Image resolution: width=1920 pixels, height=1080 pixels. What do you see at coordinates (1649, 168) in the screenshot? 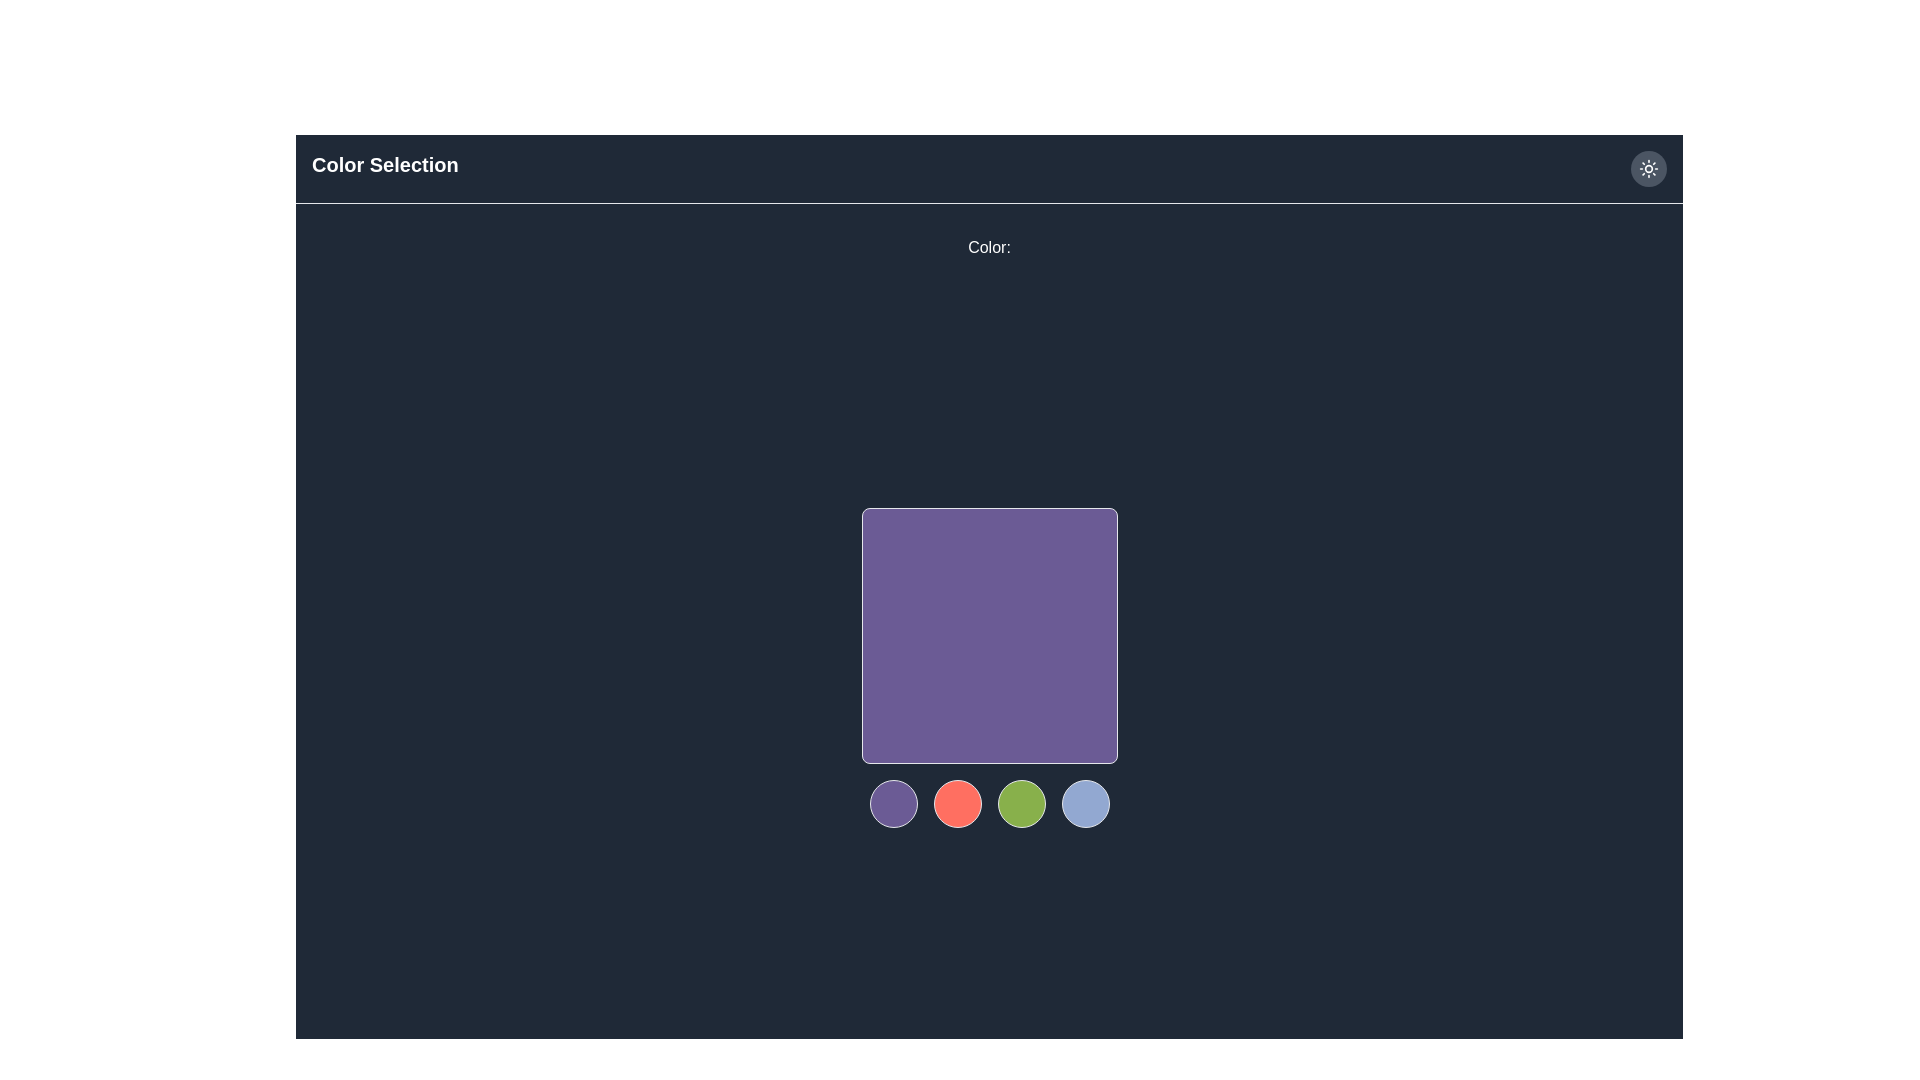
I see `the circular button with a gray background and a sun-like icon located at the far right of the top bar, near 'Color Selection'` at bounding box center [1649, 168].